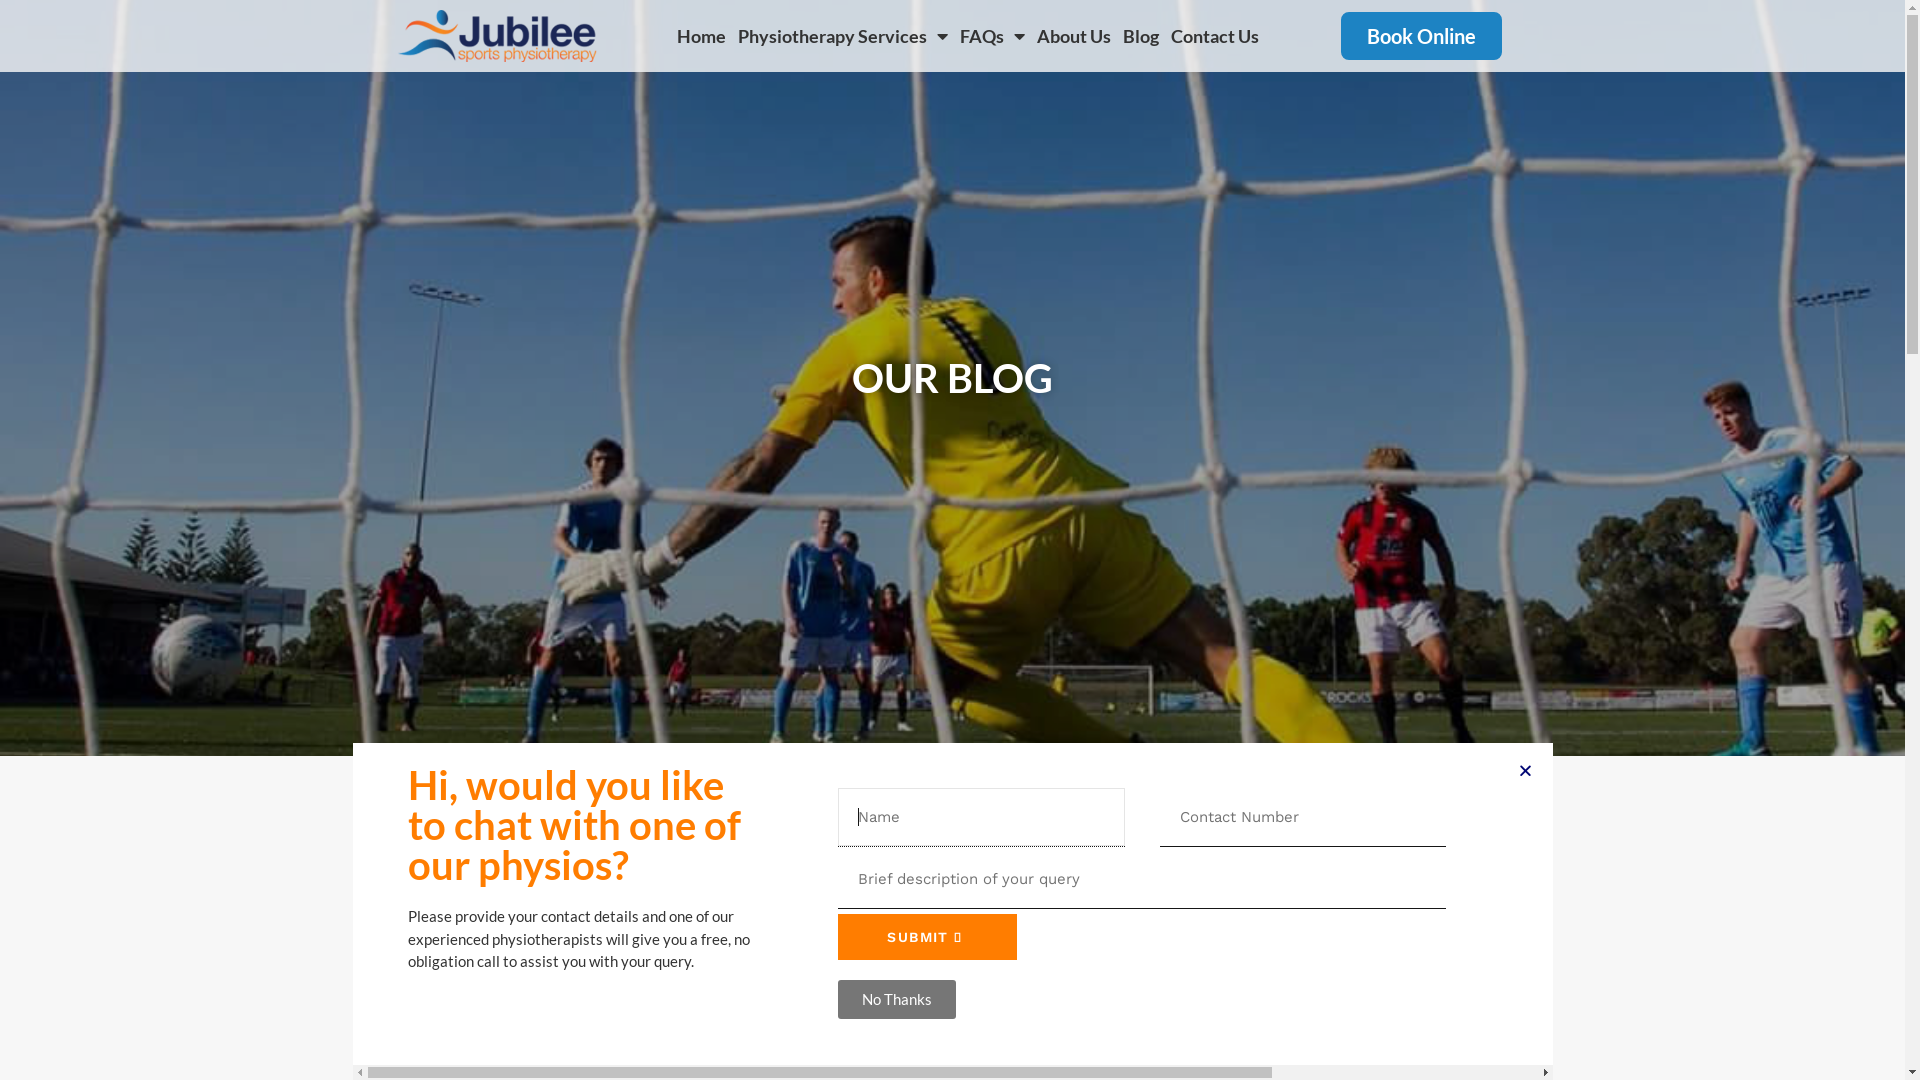 This screenshot has width=1920, height=1080. Describe the element at coordinates (953, 35) in the screenshot. I see `'FAQs'` at that location.